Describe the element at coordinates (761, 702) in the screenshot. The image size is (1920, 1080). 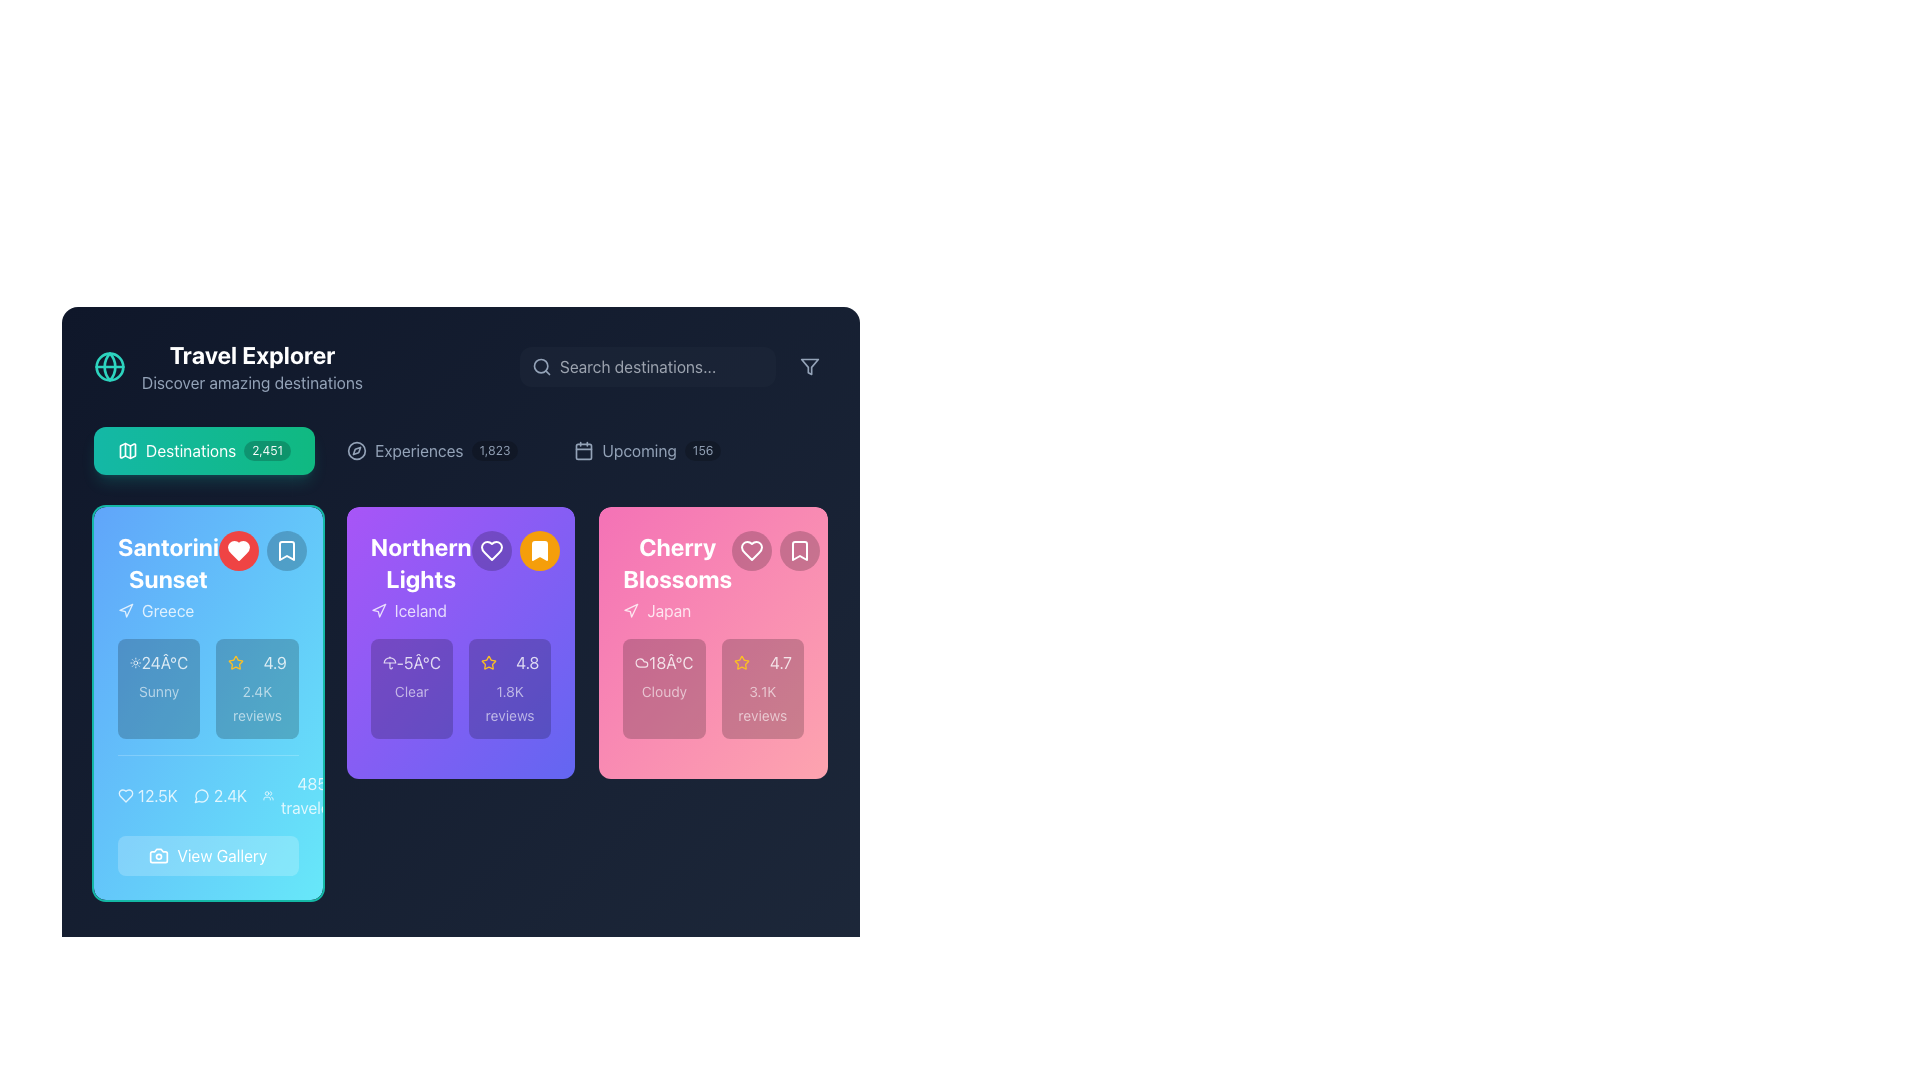
I see `the informational text displaying the total number of reviews (3.1K) for the Cherry Blossoms experience, located below the 4.7 rating and star icon within the card` at that location.